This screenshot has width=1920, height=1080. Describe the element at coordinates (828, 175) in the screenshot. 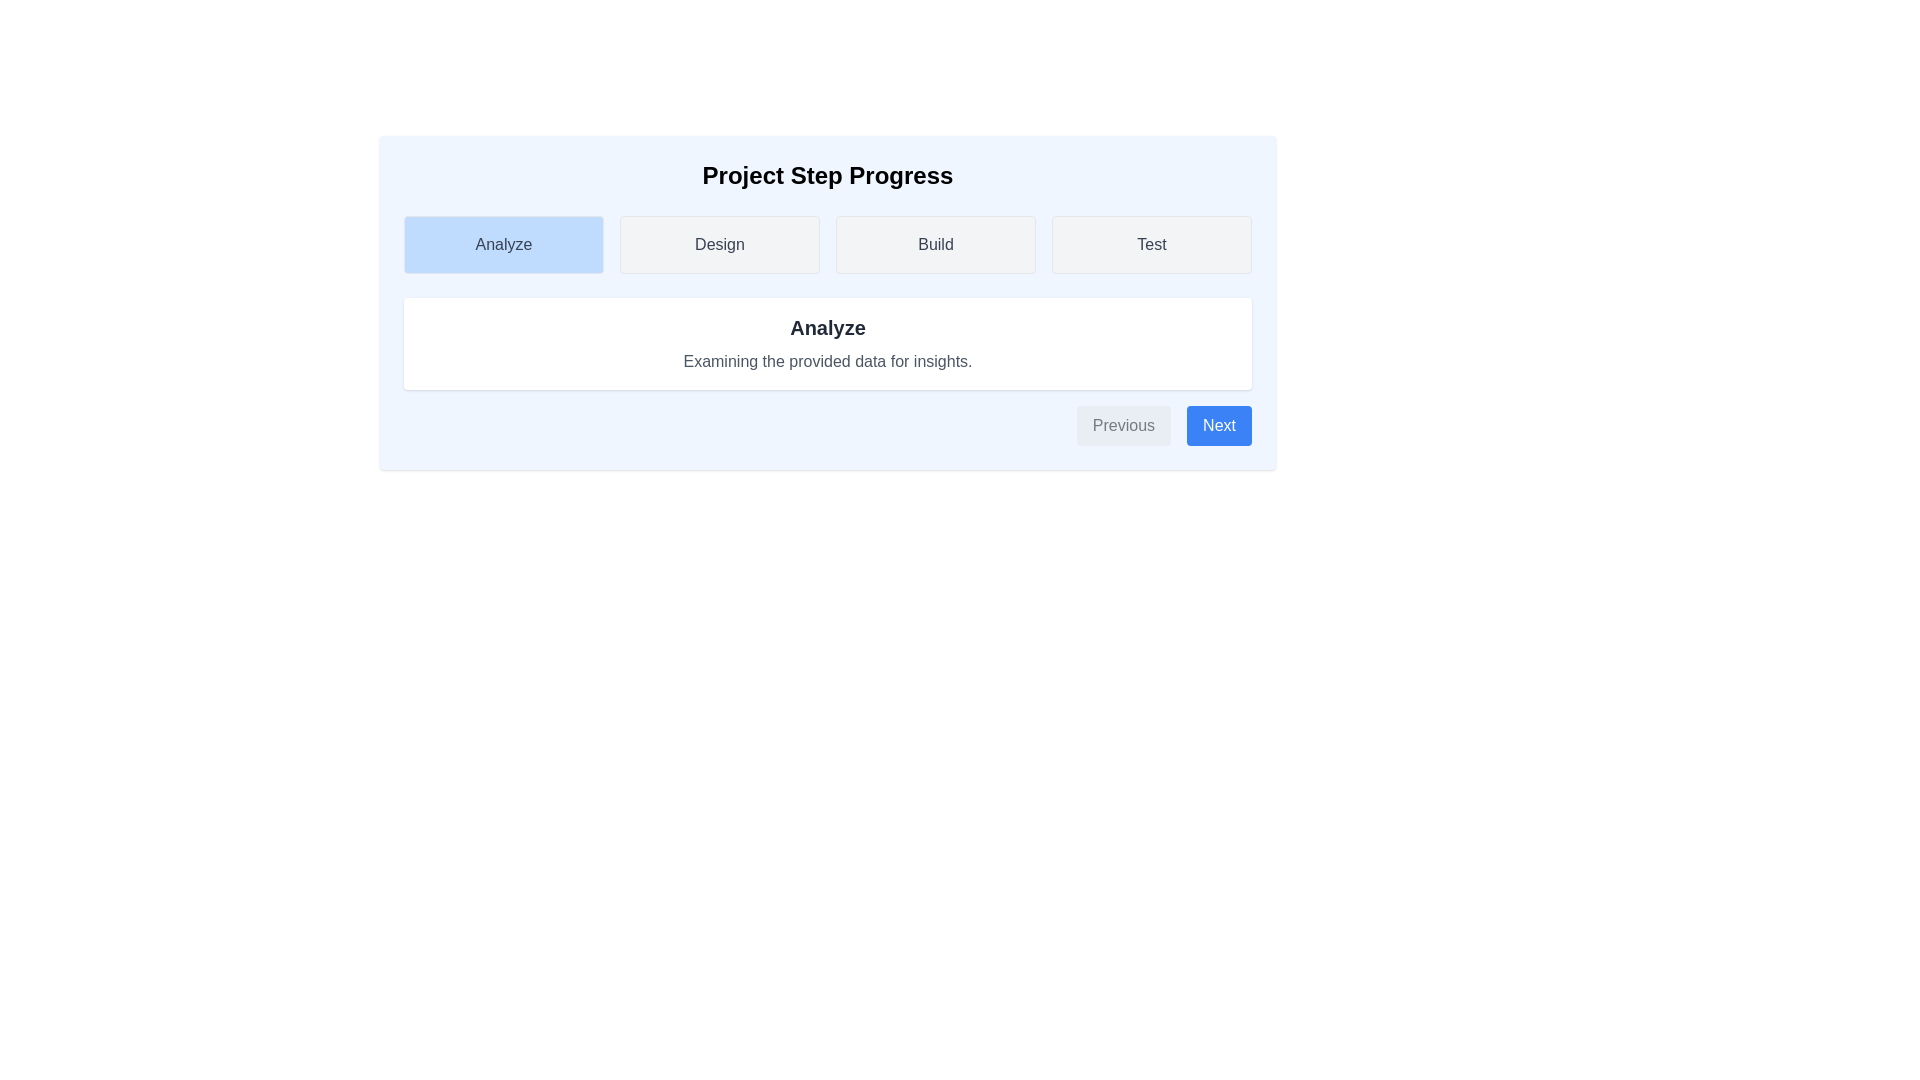

I see `the bold title labeled 'Project Step Progress' at the top-center of the card component, which serves as the heading for the card` at that location.